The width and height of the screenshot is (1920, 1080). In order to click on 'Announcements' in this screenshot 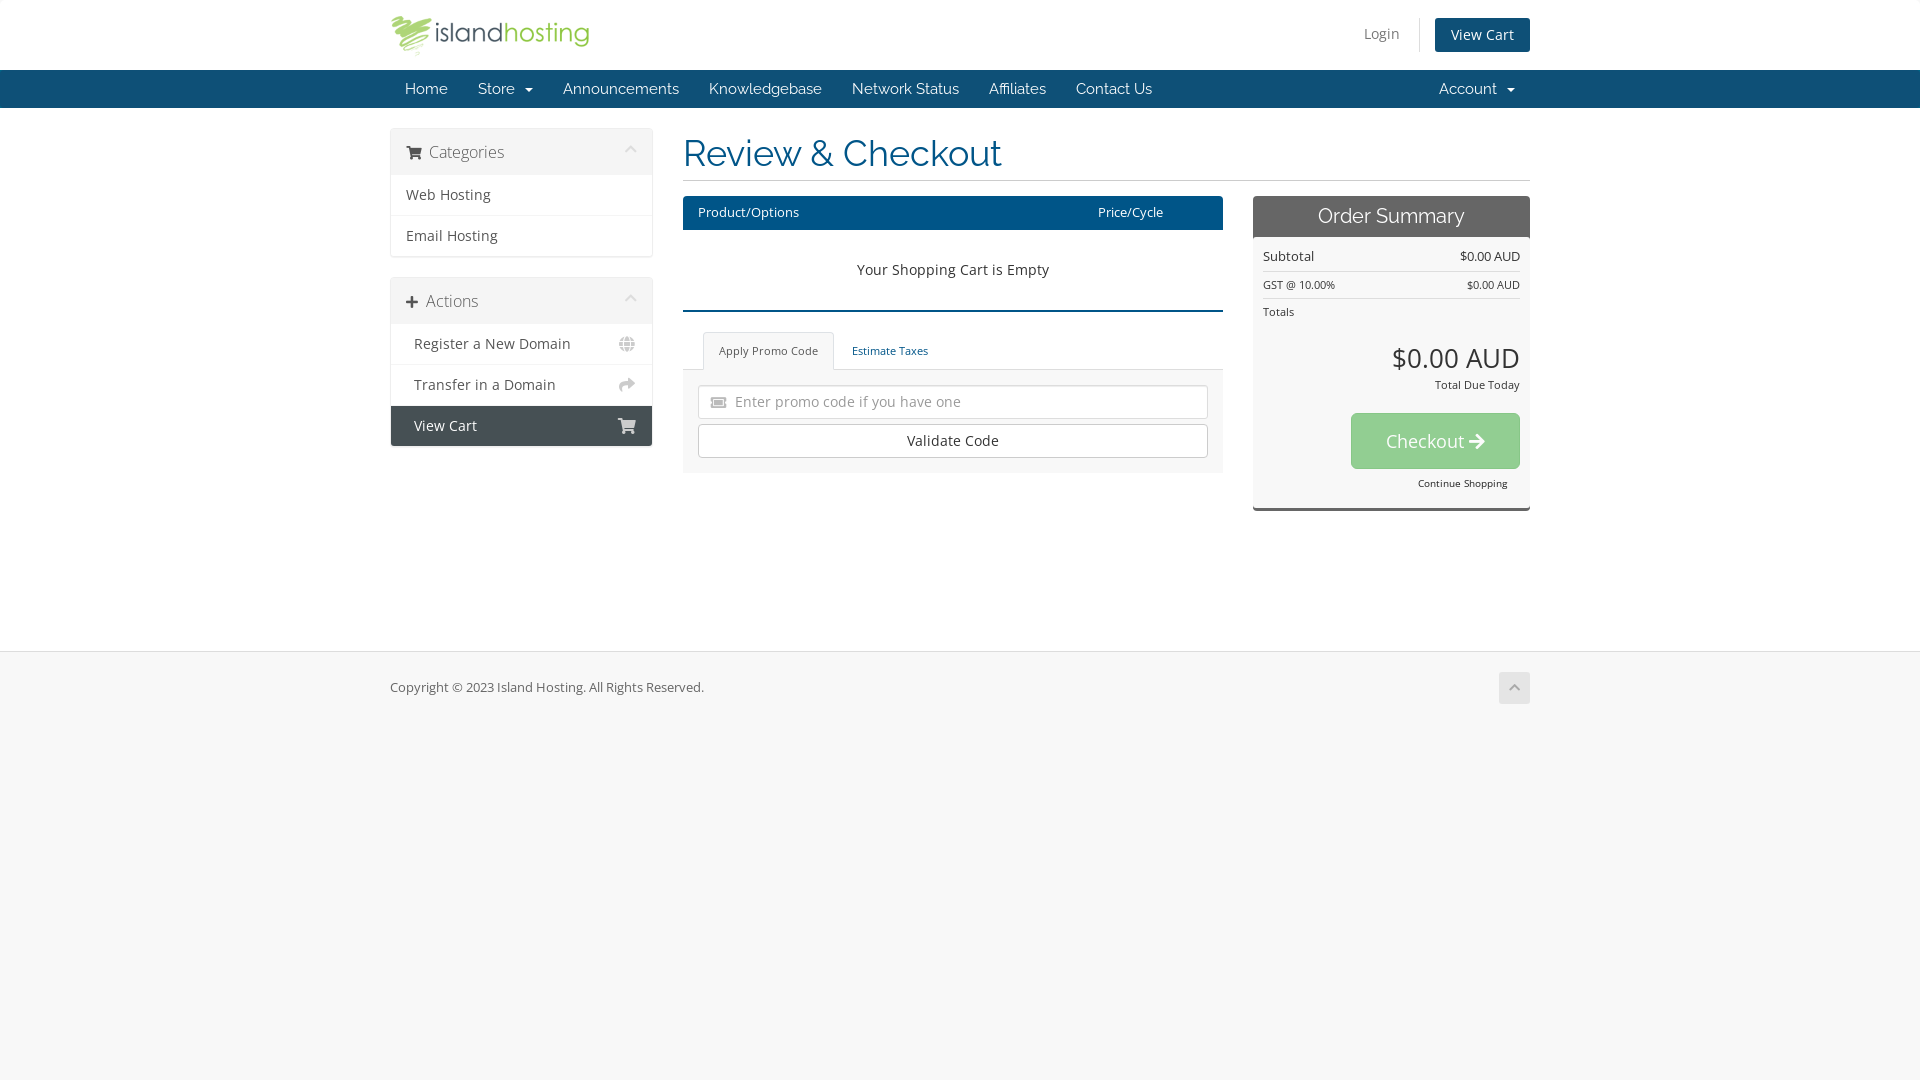, I will do `click(619, 87)`.